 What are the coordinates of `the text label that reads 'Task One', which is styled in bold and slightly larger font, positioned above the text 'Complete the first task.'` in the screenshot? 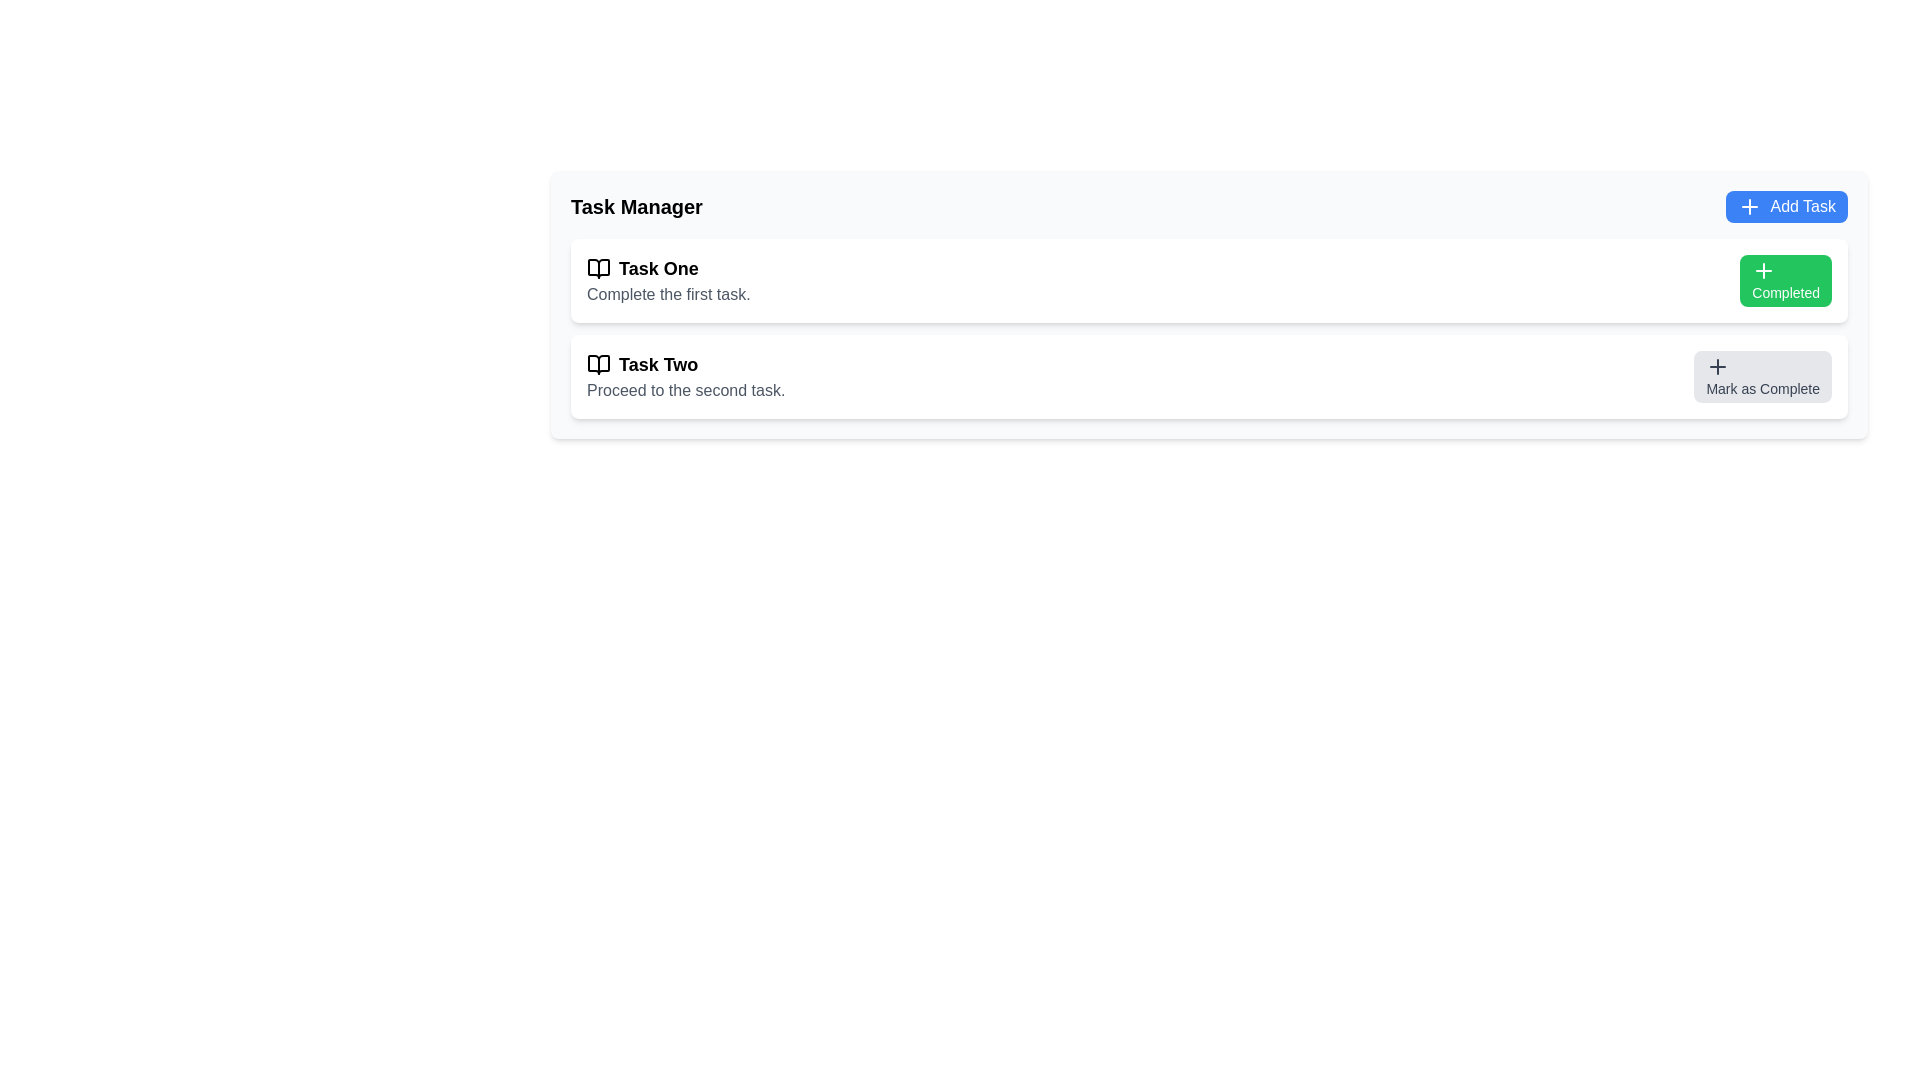 It's located at (668, 268).